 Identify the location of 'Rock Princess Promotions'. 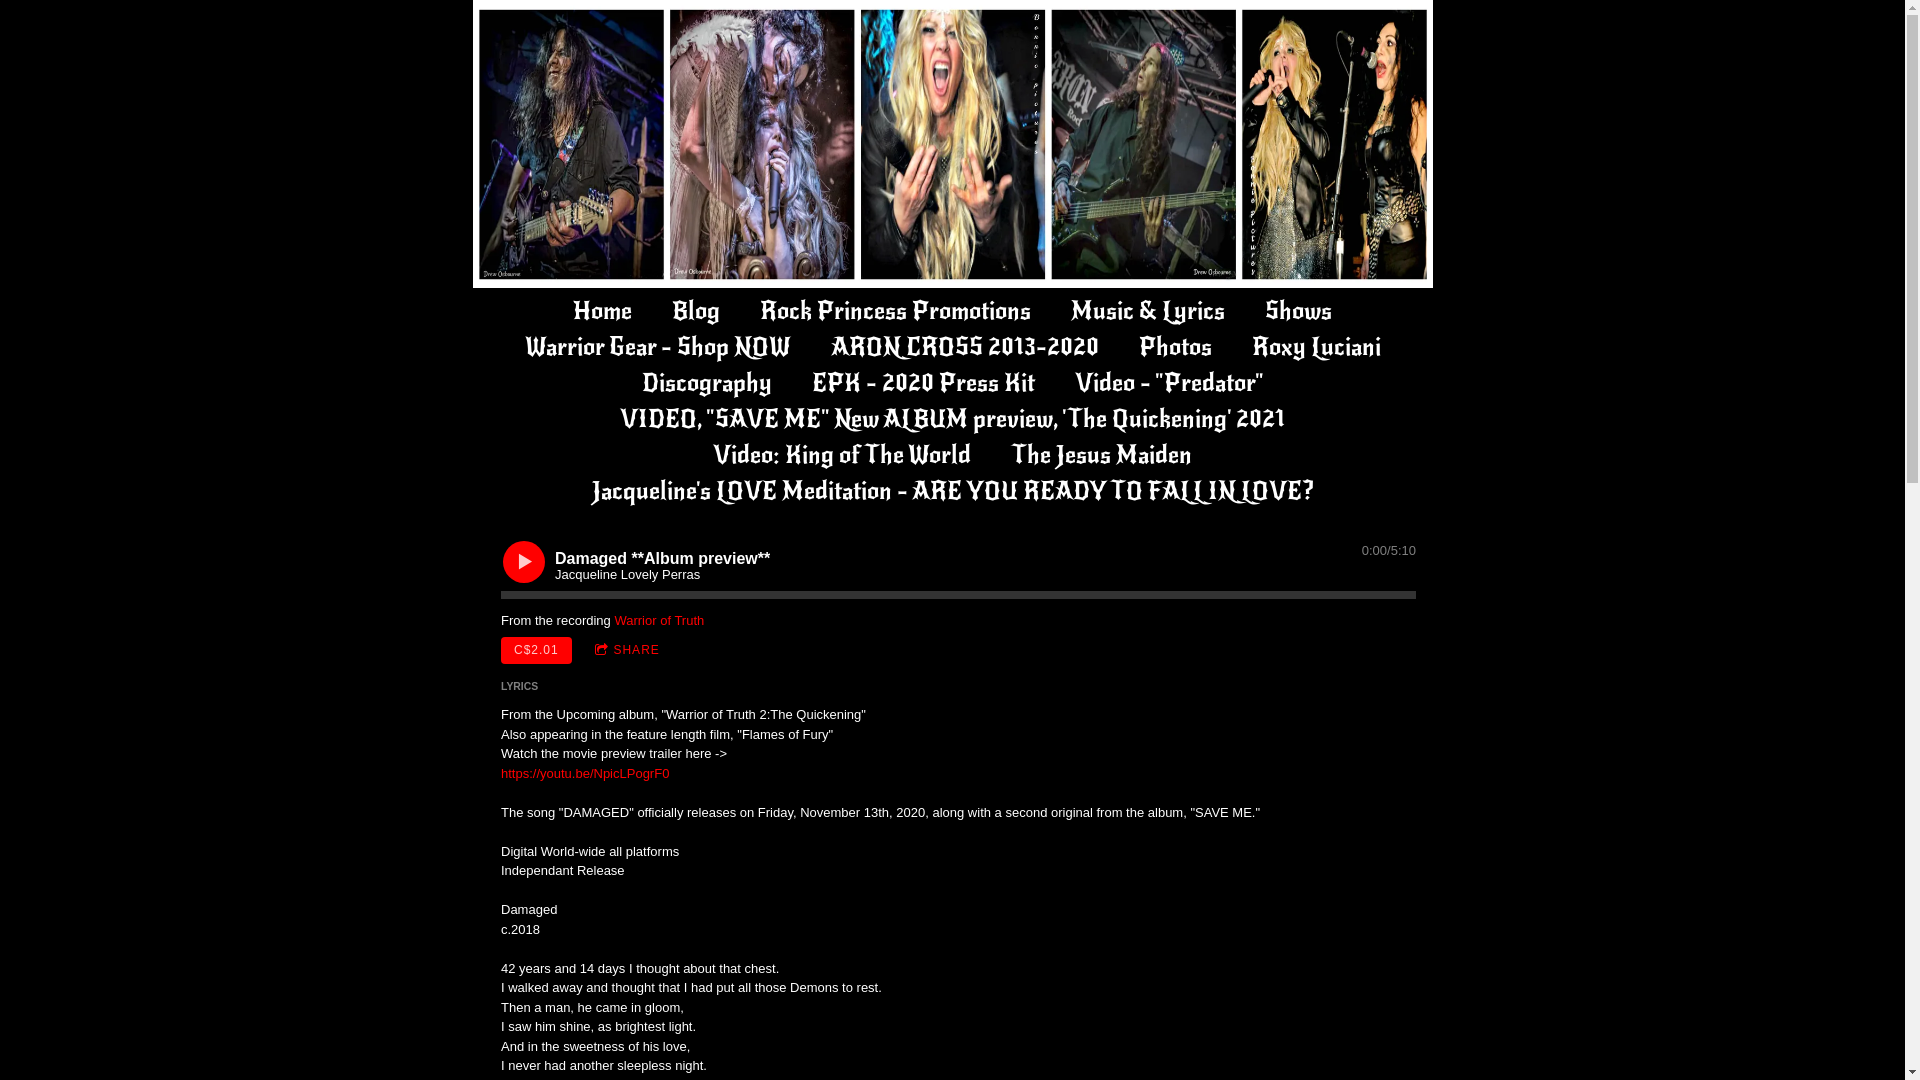
(894, 311).